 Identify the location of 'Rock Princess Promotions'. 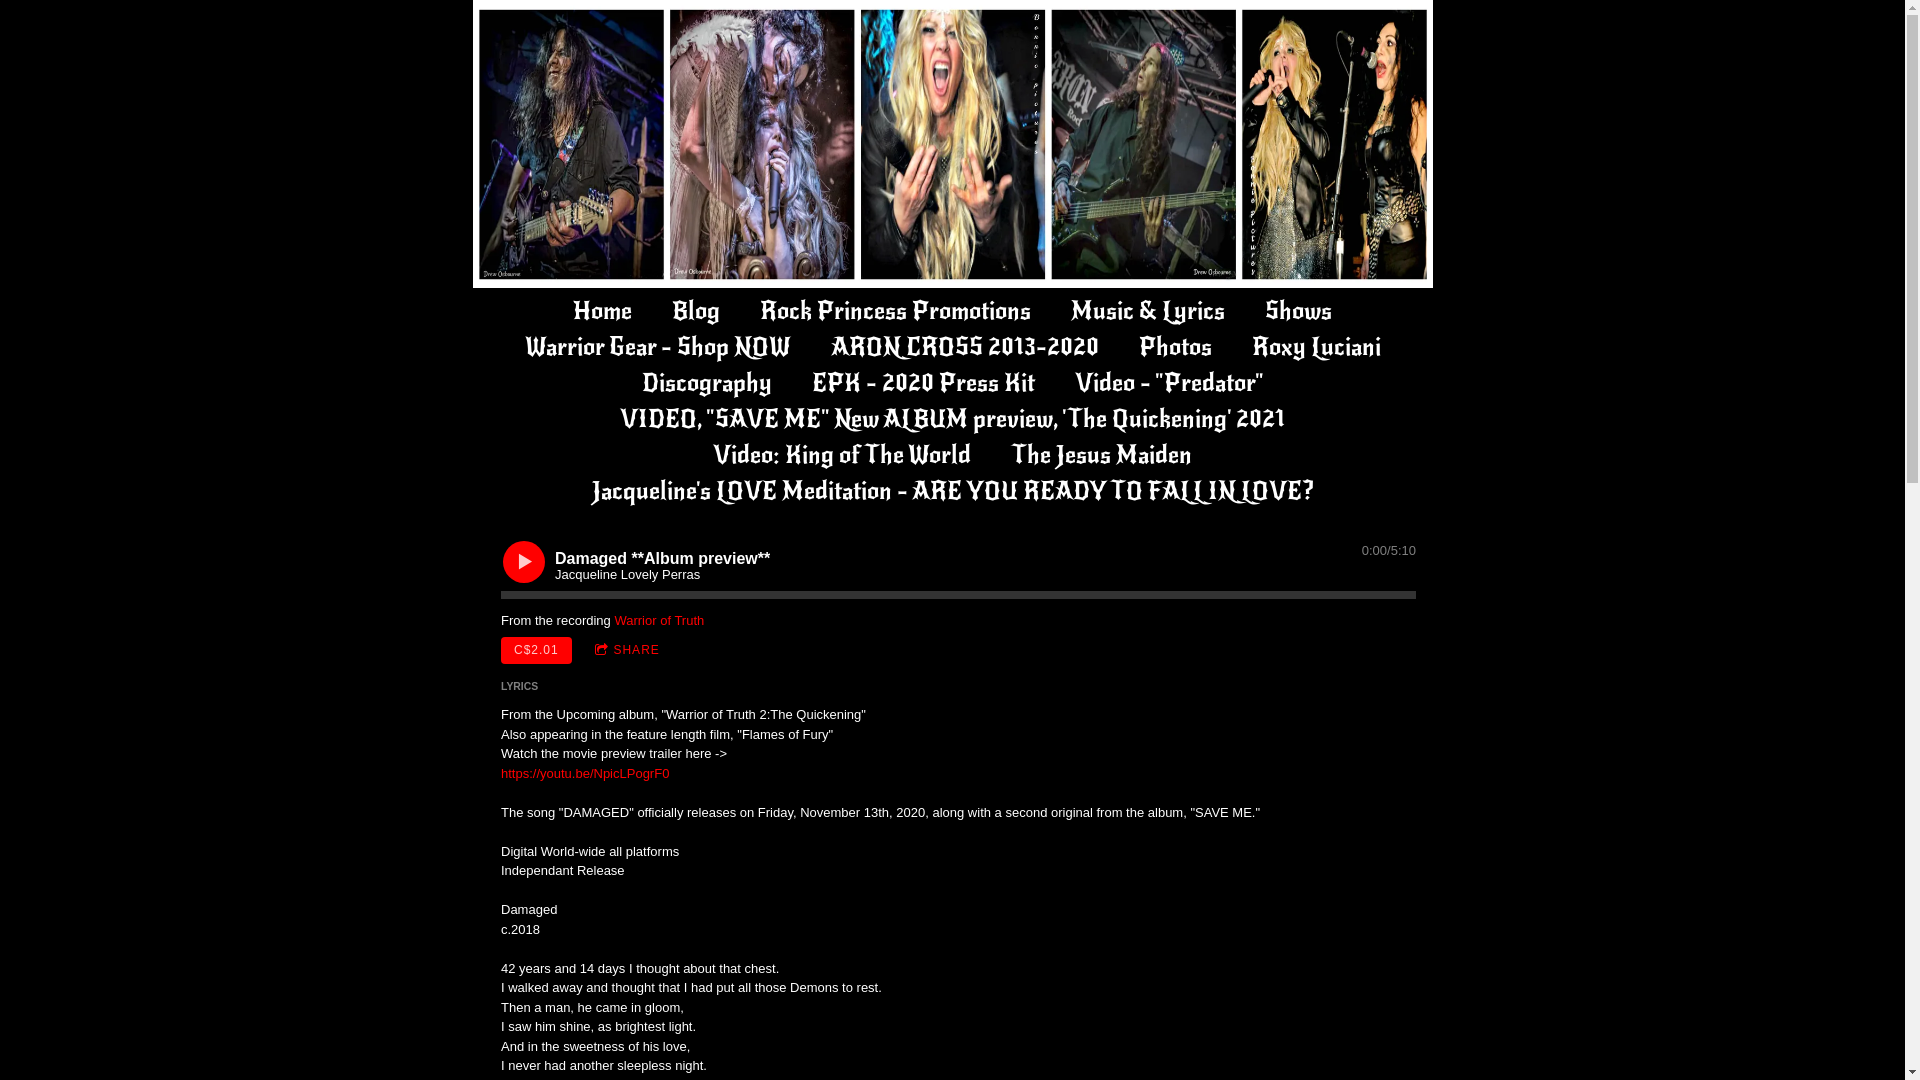
(894, 311).